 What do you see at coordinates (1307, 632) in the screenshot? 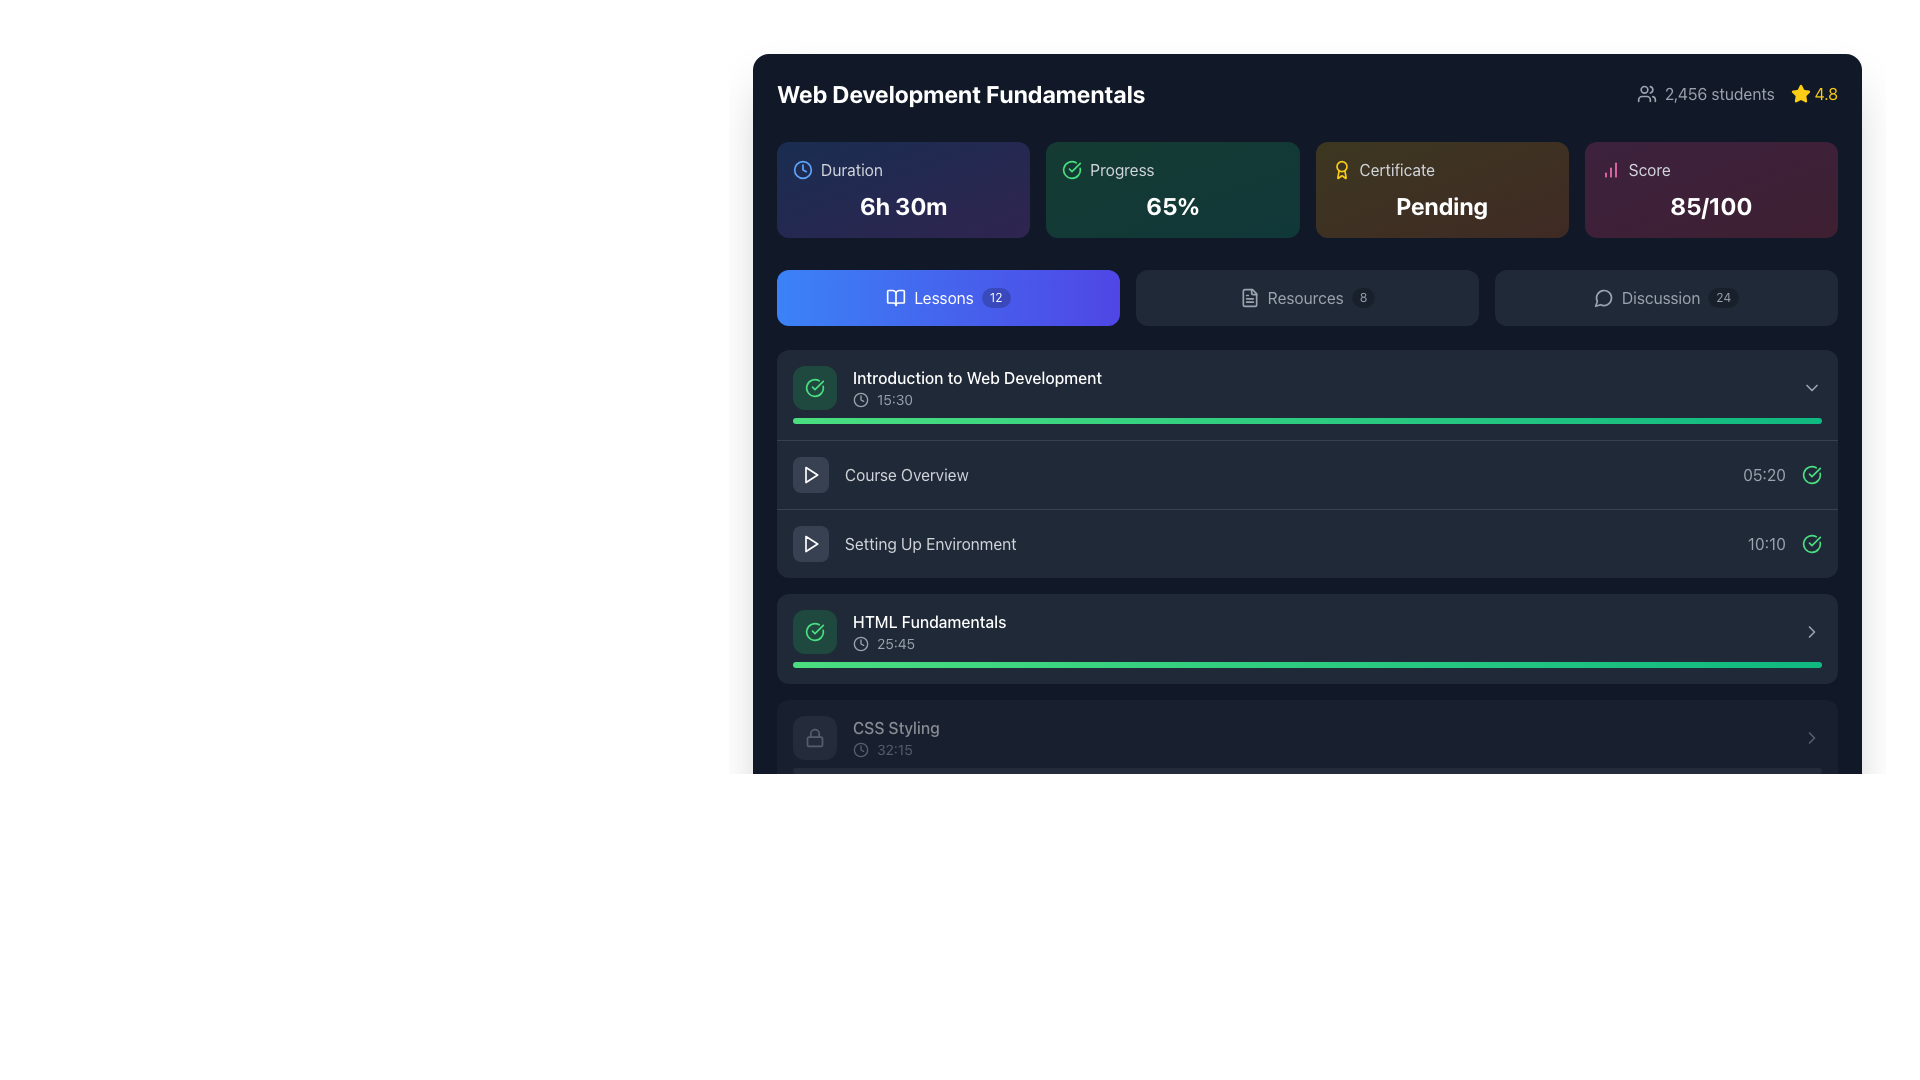
I see `the button representing the educational module titled 'HTML Fundamentals', which is the fourth item in the vertical list of lessons` at bounding box center [1307, 632].